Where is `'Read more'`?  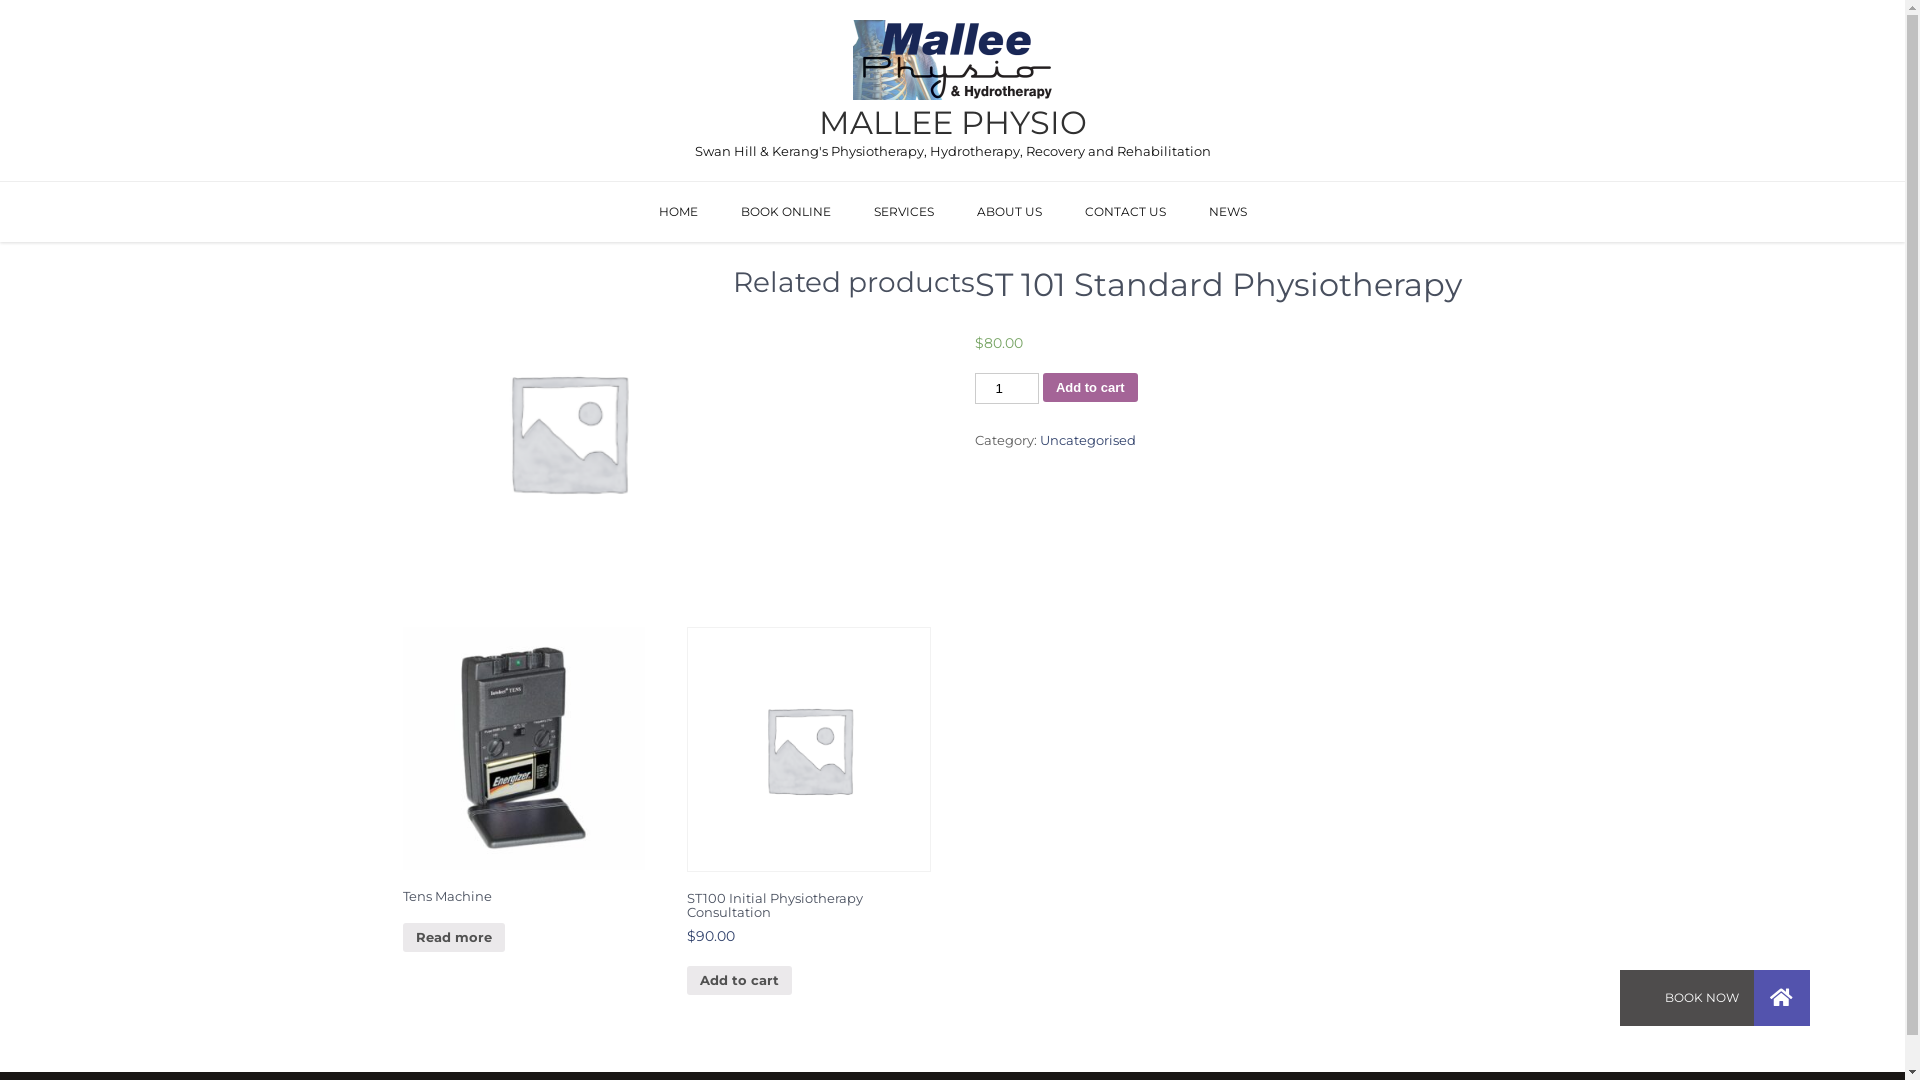 'Read more' is located at coordinates (451, 937).